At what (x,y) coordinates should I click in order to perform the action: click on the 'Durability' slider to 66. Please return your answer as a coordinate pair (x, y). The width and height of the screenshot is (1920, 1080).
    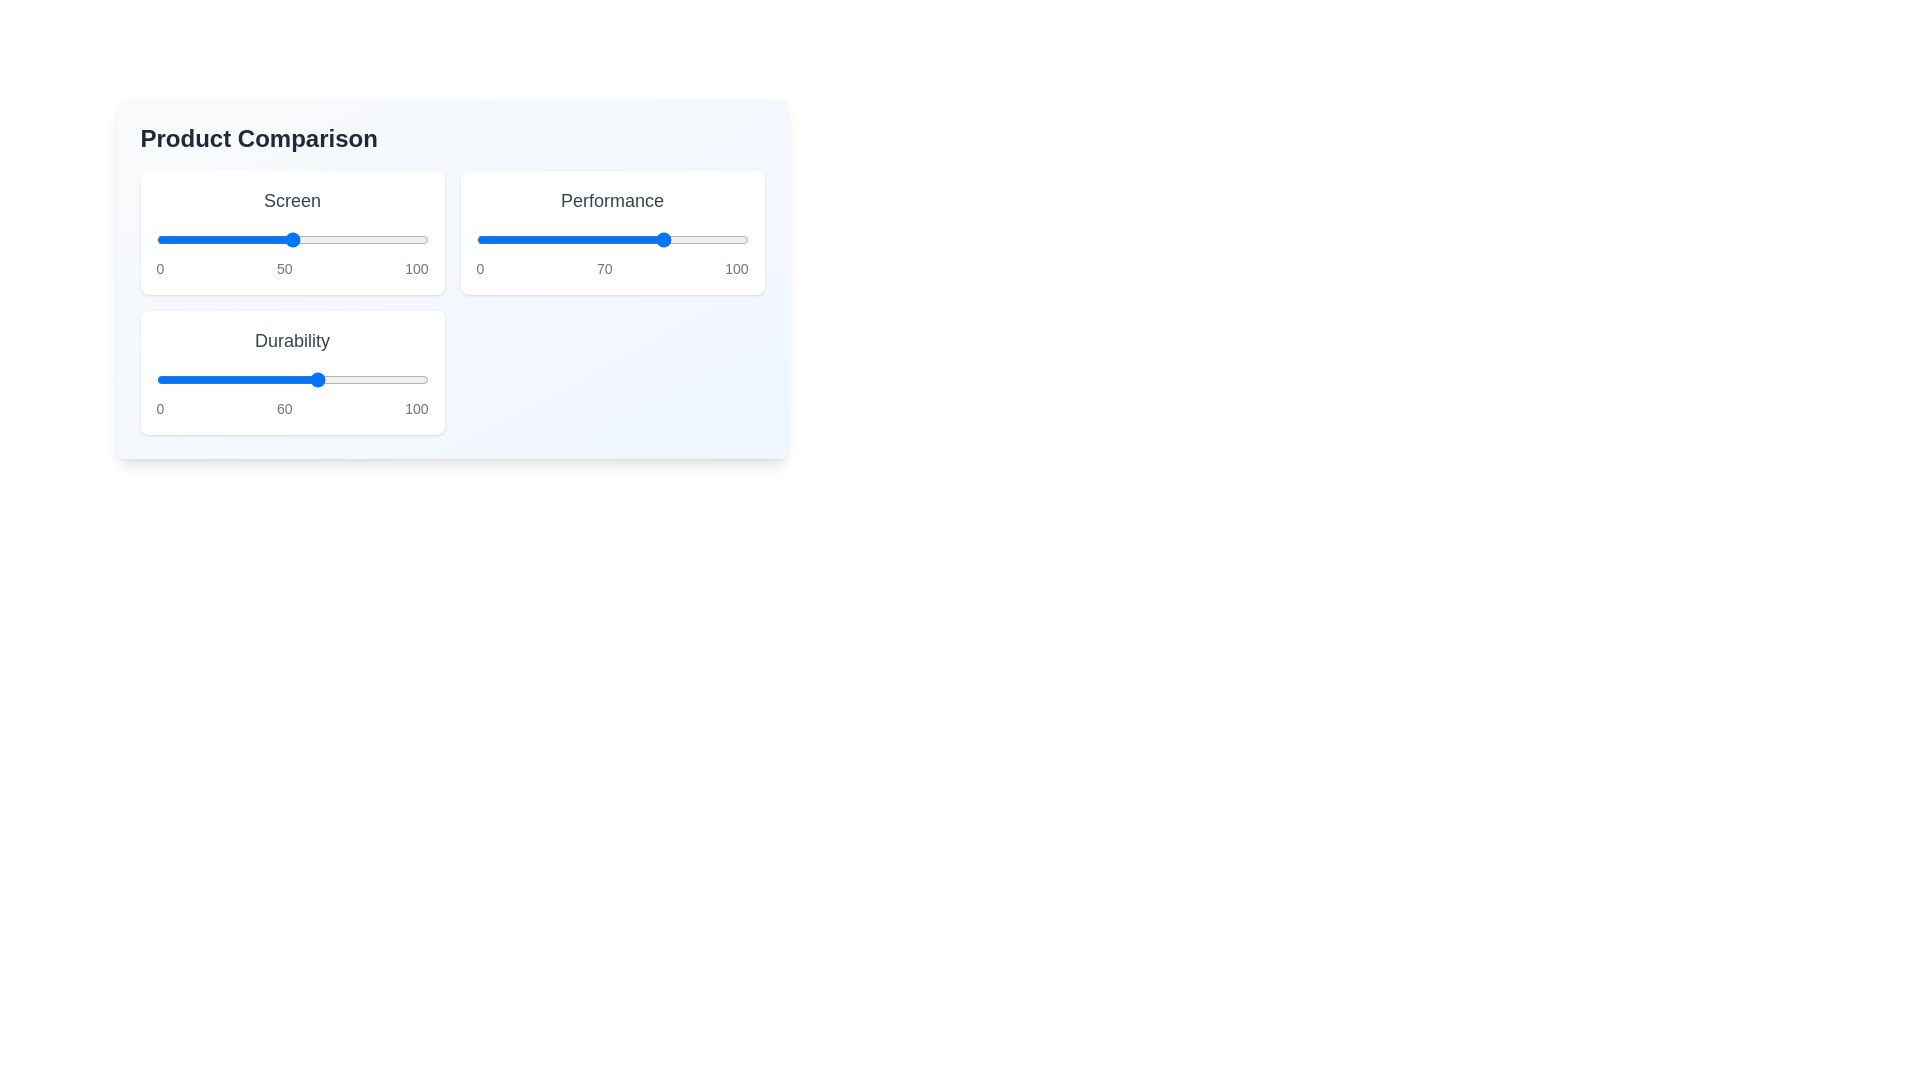
    Looking at the image, I should click on (336, 380).